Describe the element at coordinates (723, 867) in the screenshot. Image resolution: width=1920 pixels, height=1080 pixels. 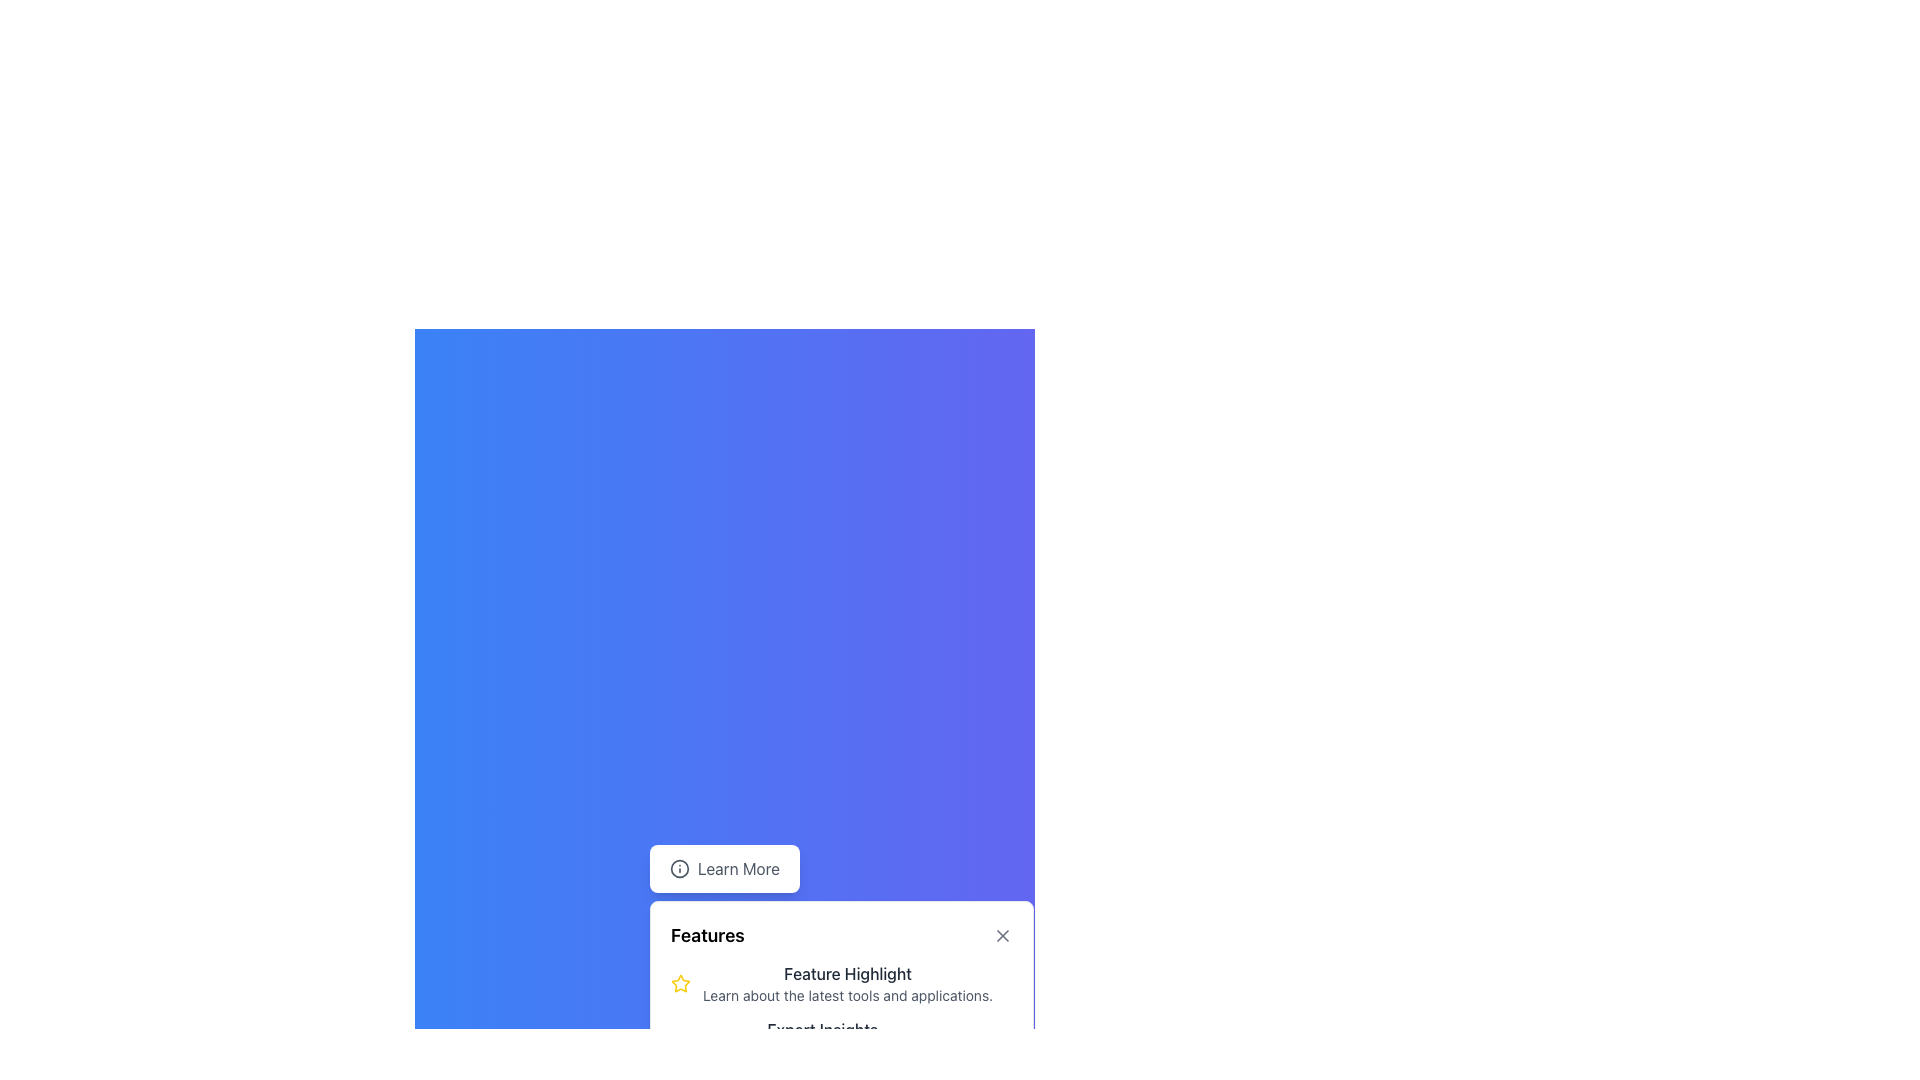
I see `the 'Learn More' button with a white background and an information icon` at that location.